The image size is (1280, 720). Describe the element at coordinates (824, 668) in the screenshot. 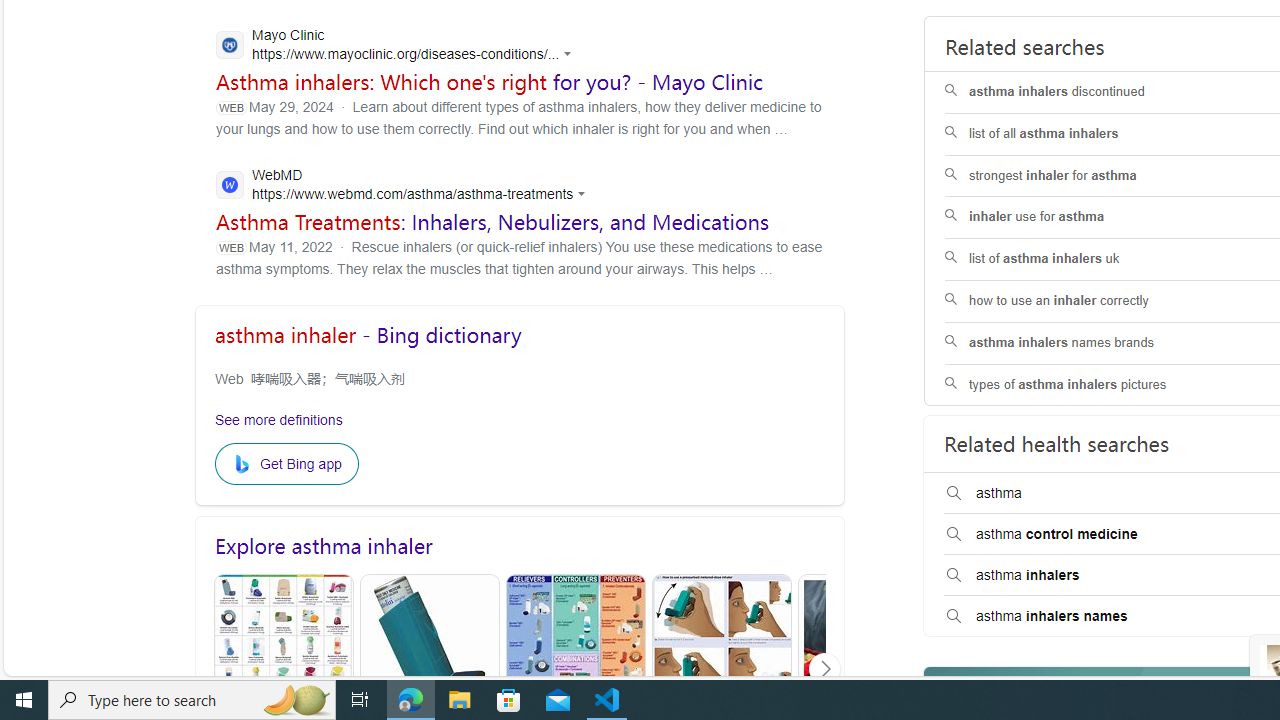

I see `'Click to scroll right'` at that location.